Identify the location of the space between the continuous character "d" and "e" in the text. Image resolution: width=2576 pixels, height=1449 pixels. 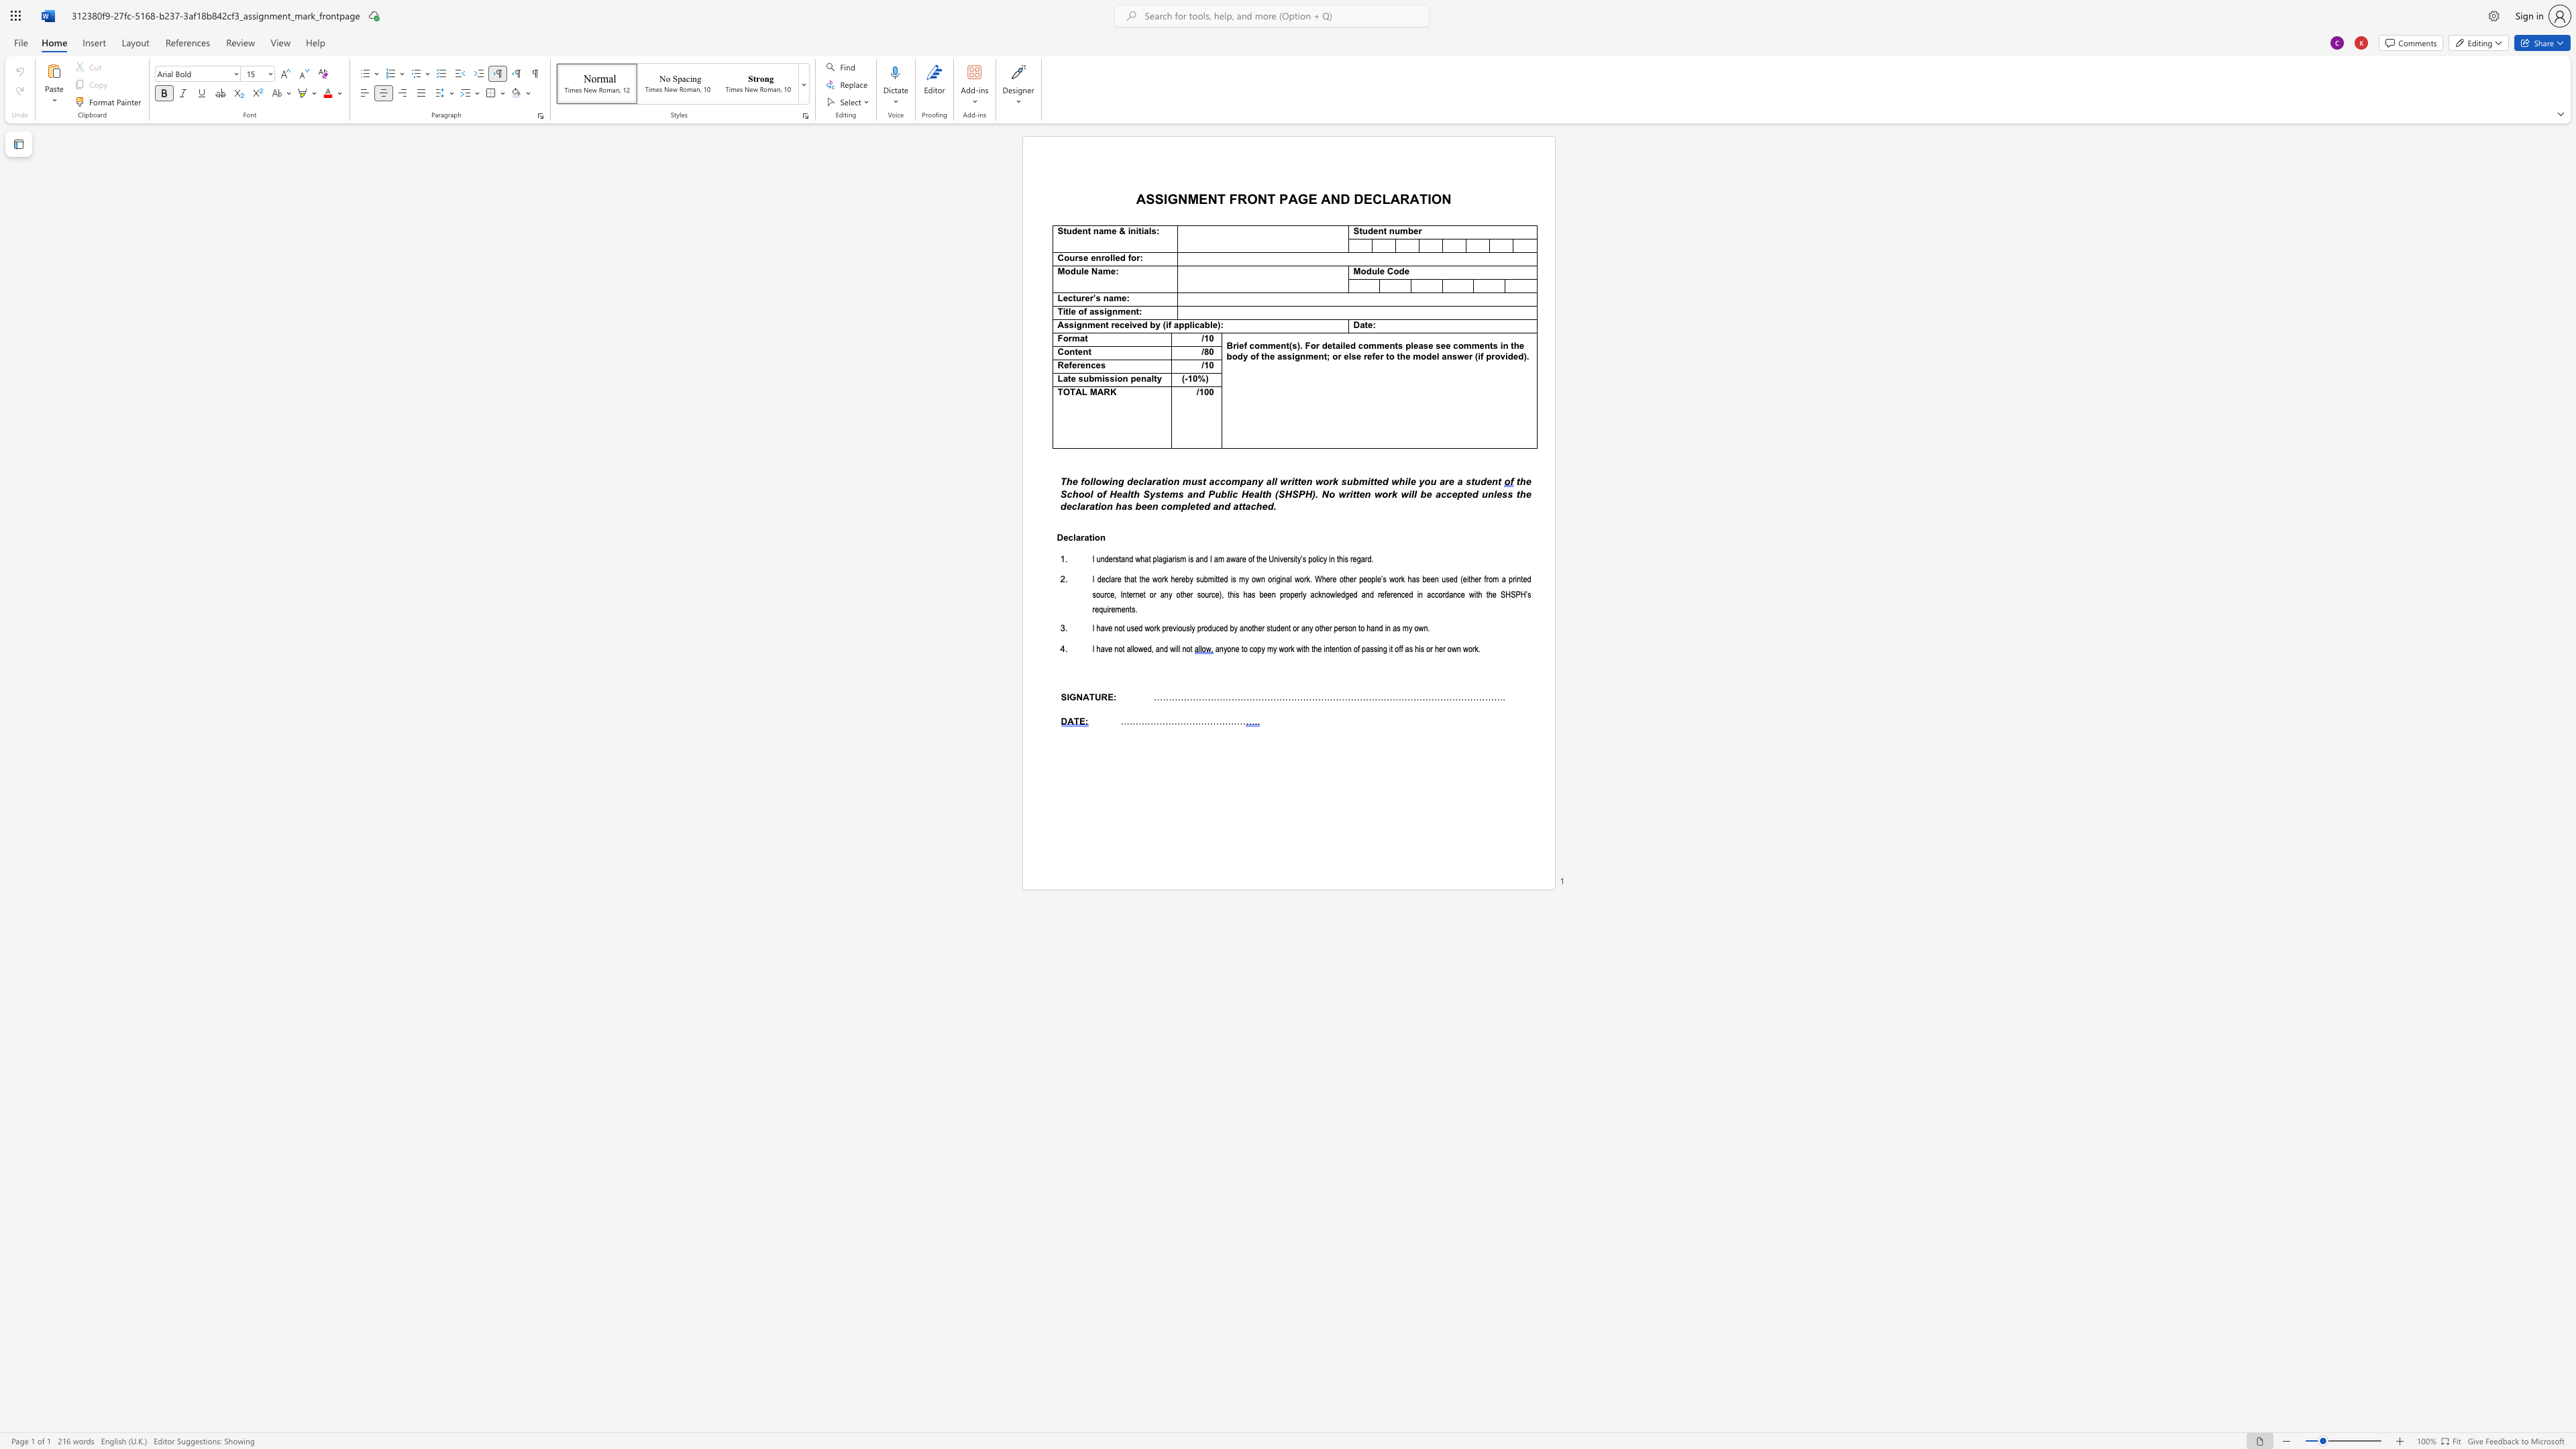
(1372, 230).